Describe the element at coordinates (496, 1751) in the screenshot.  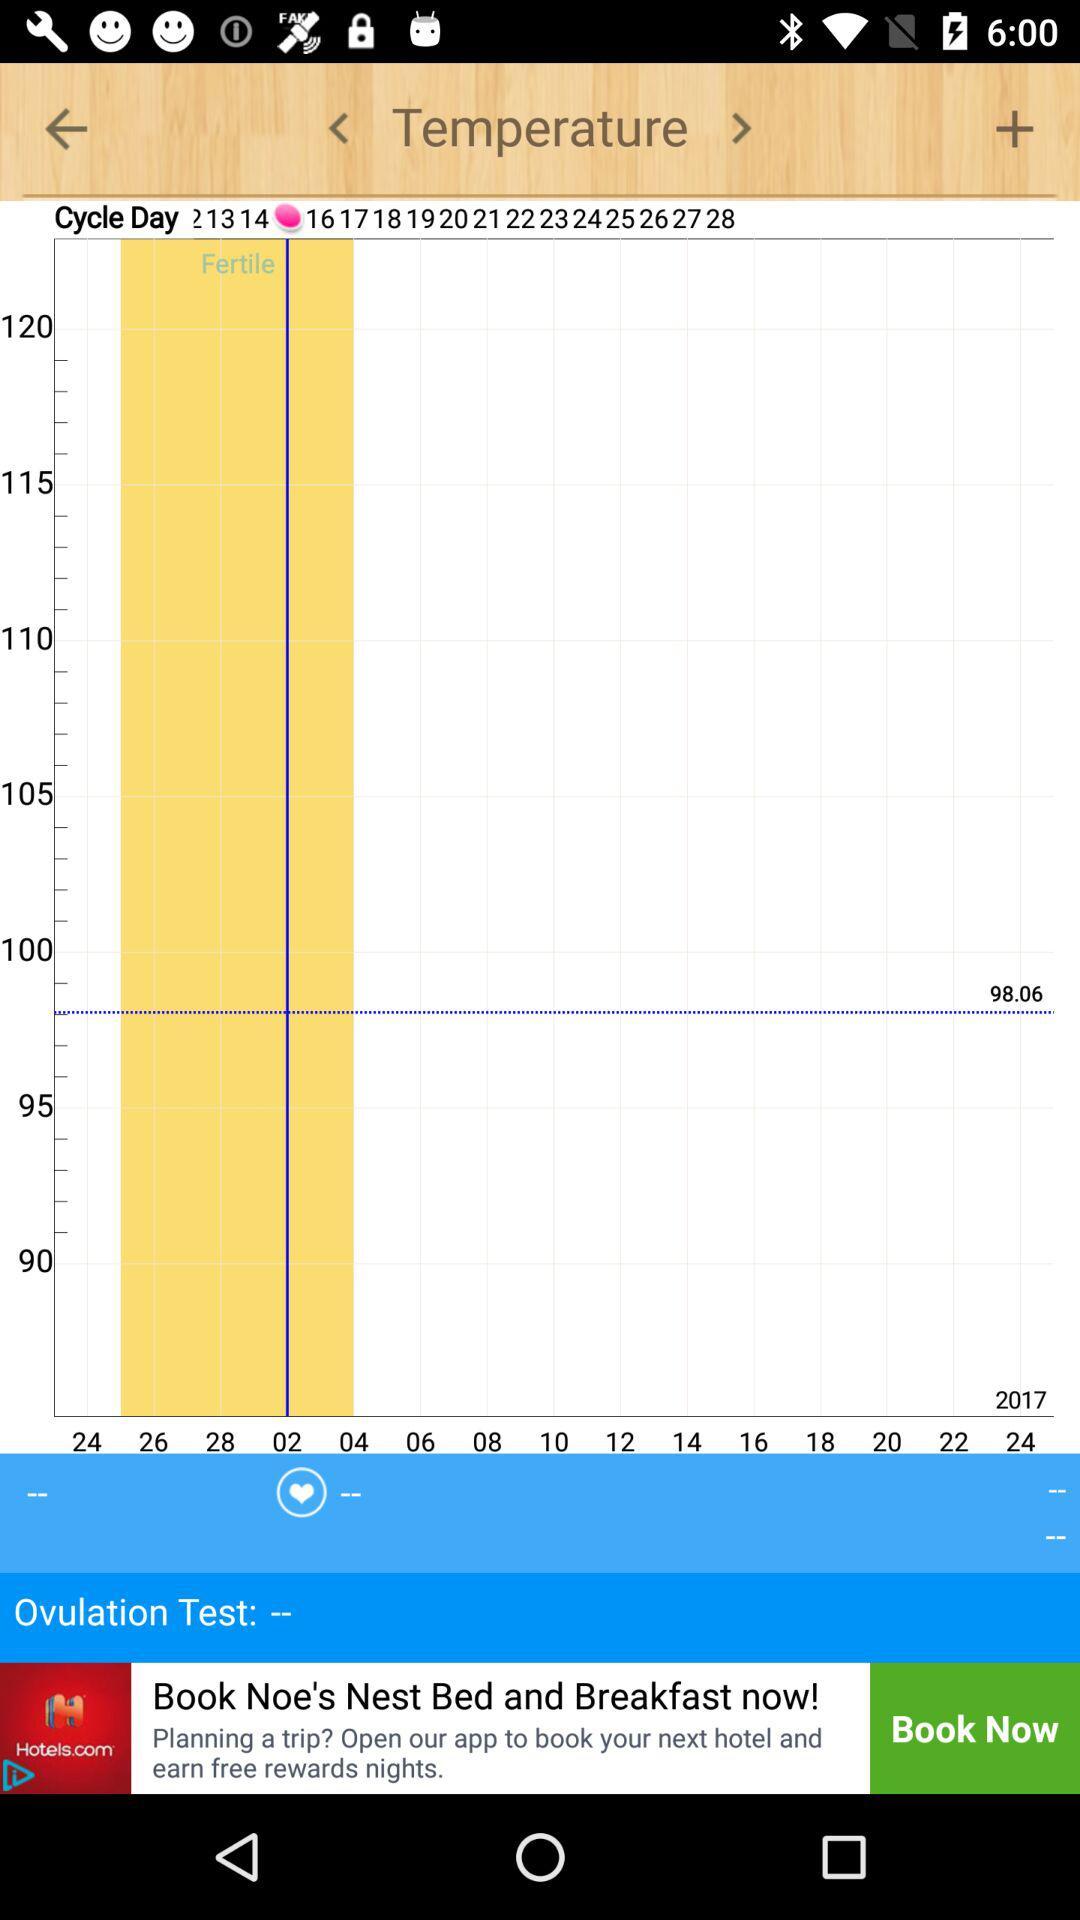
I see `the item next to the book now icon` at that location.